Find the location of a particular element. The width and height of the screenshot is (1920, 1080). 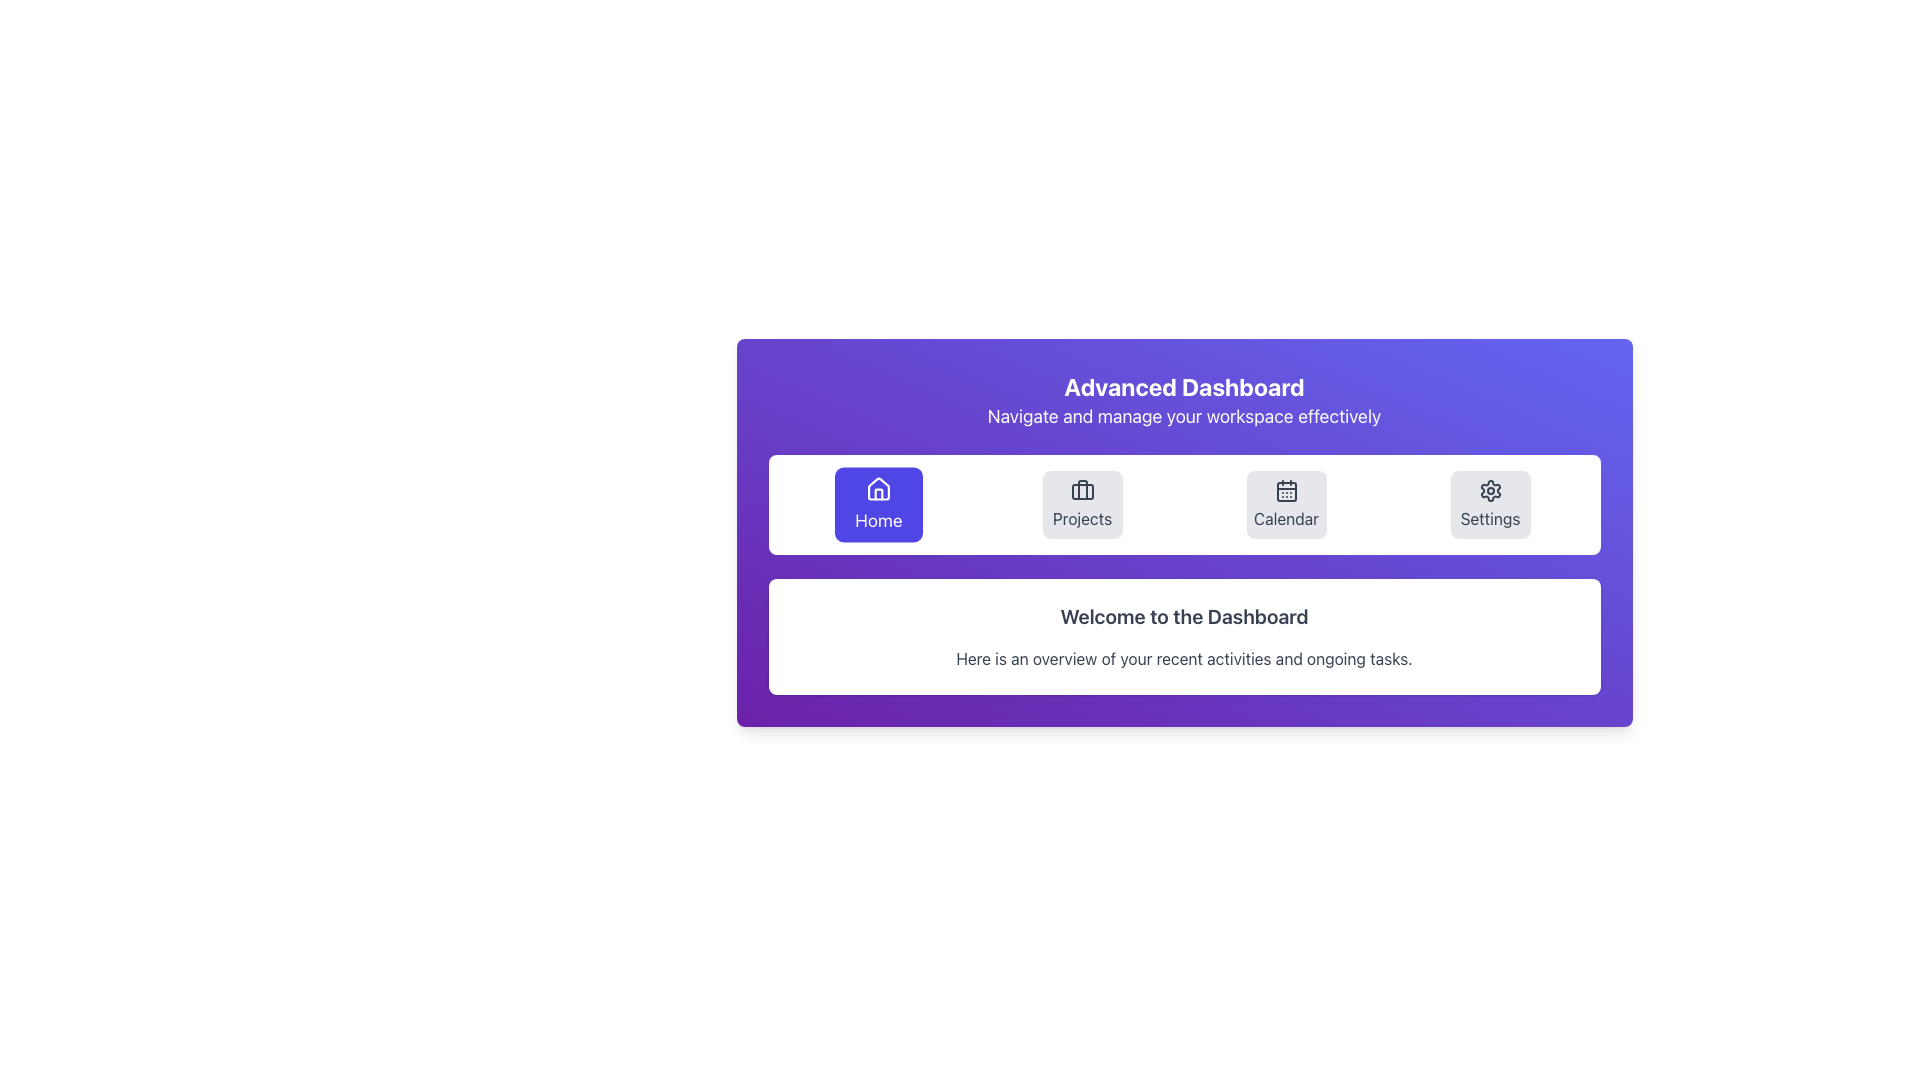

the text label that reads 'Here is an overview of your recent activities and ongoing tasks.' which is located beneath the title 'Welcome to the Dashboard' in a white card on a violet background is located at coordinates (1184, 659).